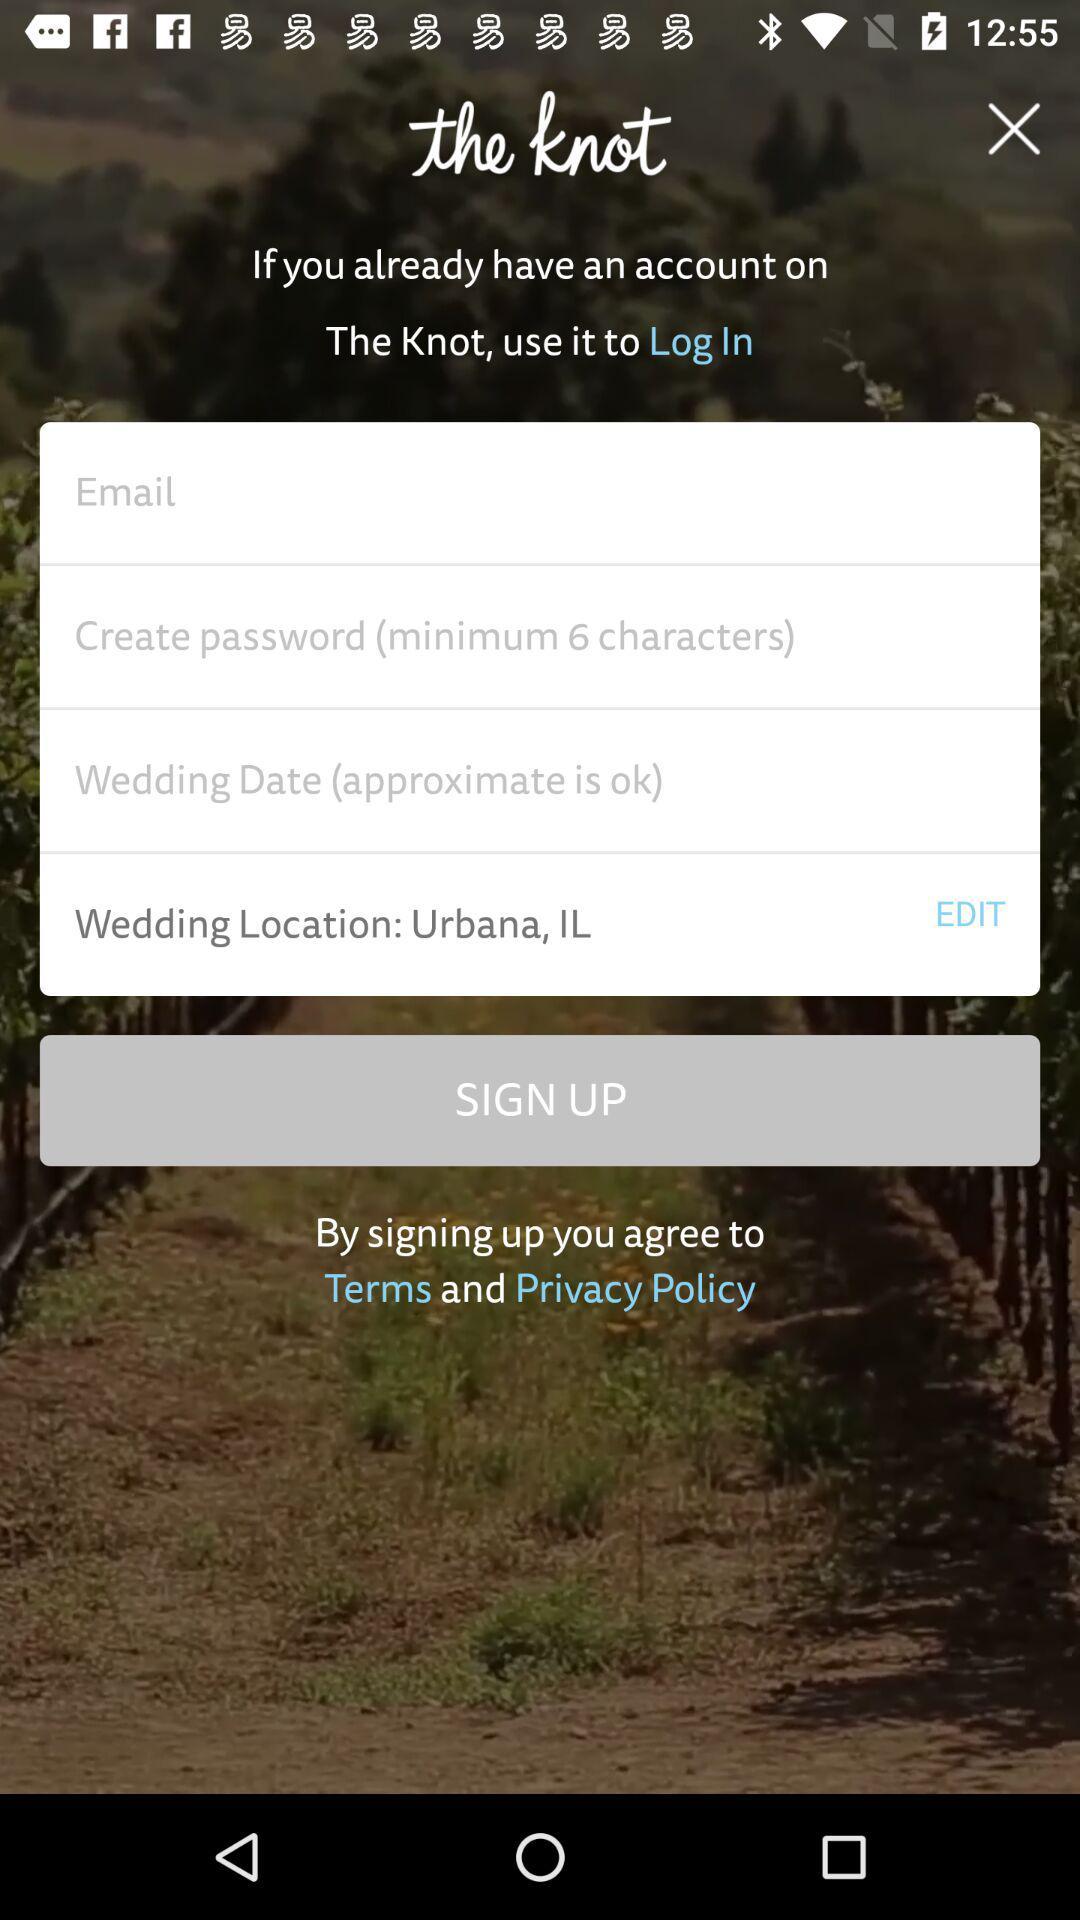  I want to click on e mail create password, so click(540, 636).